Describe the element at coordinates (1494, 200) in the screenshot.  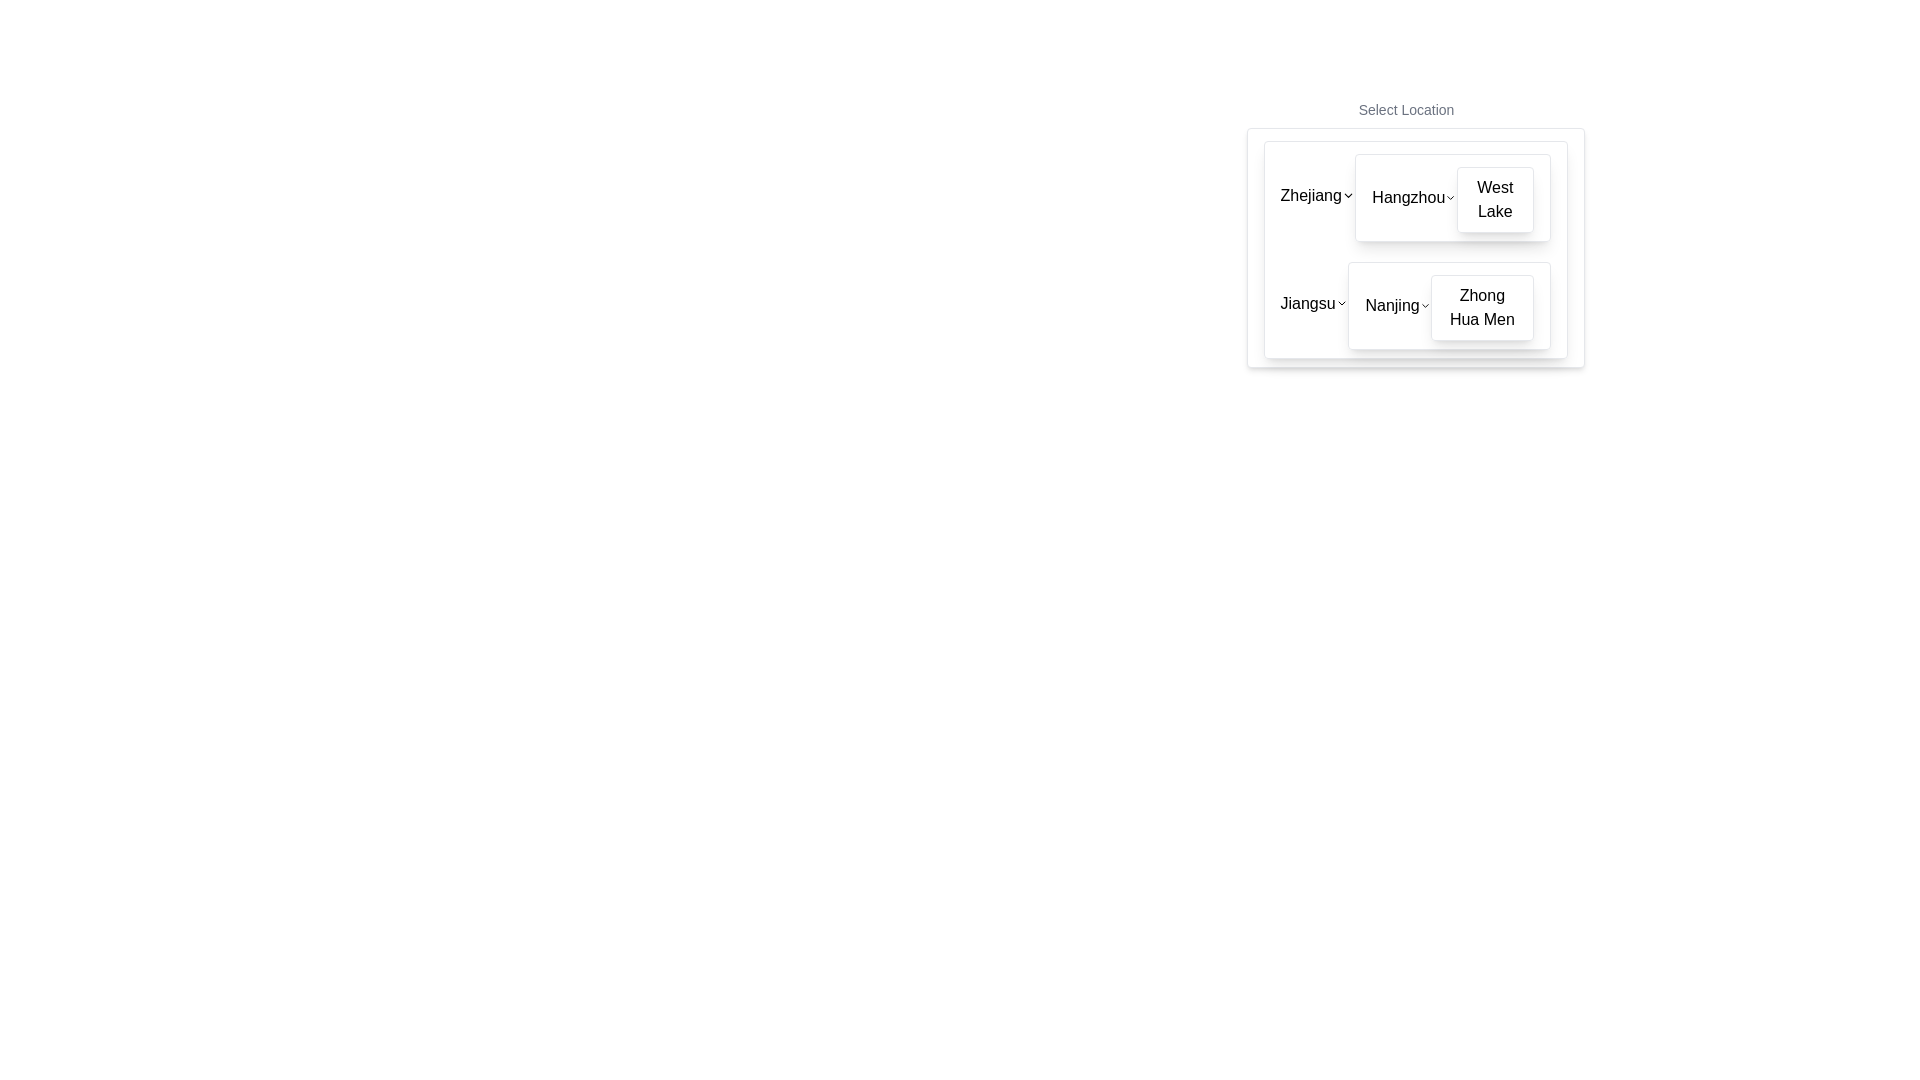
I see `the 'West Lake' location option in the dropdown menu, which is positioned below 'Hangzhou' and above 'Zhejiang' within the top-right area of the modal window` at that location.